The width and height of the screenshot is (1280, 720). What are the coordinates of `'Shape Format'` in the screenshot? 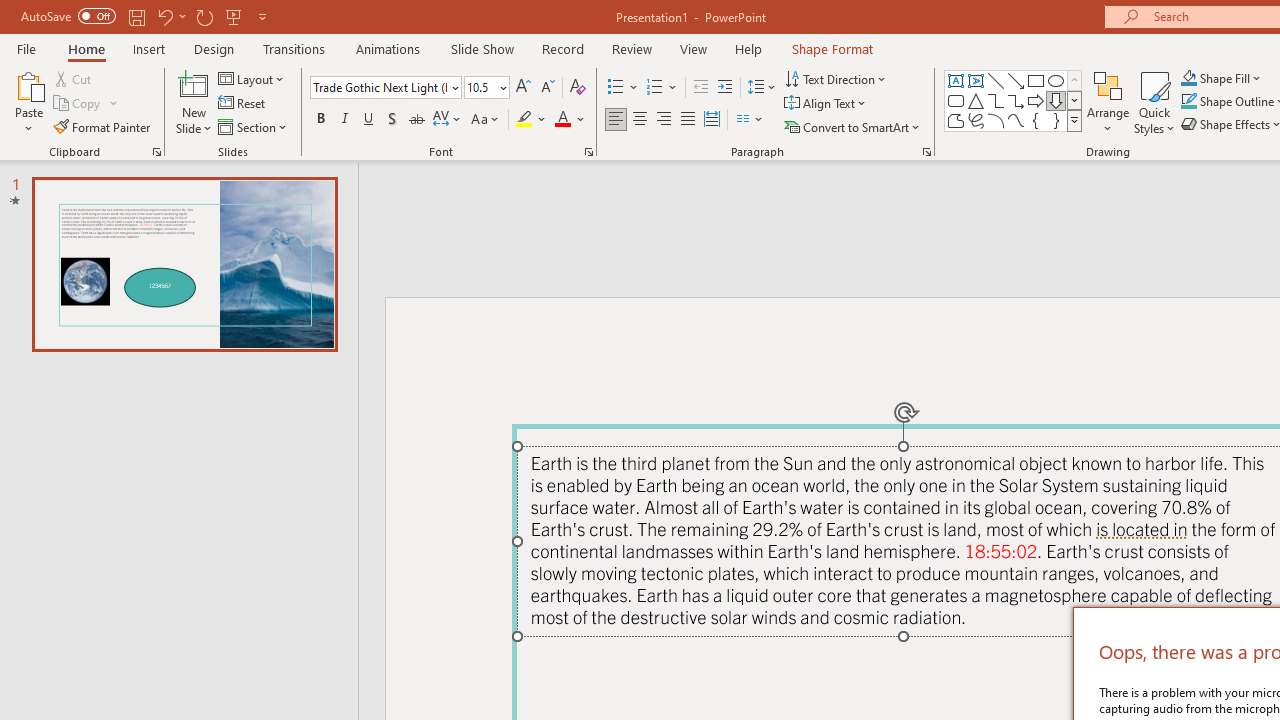 It's located at (832, 48).